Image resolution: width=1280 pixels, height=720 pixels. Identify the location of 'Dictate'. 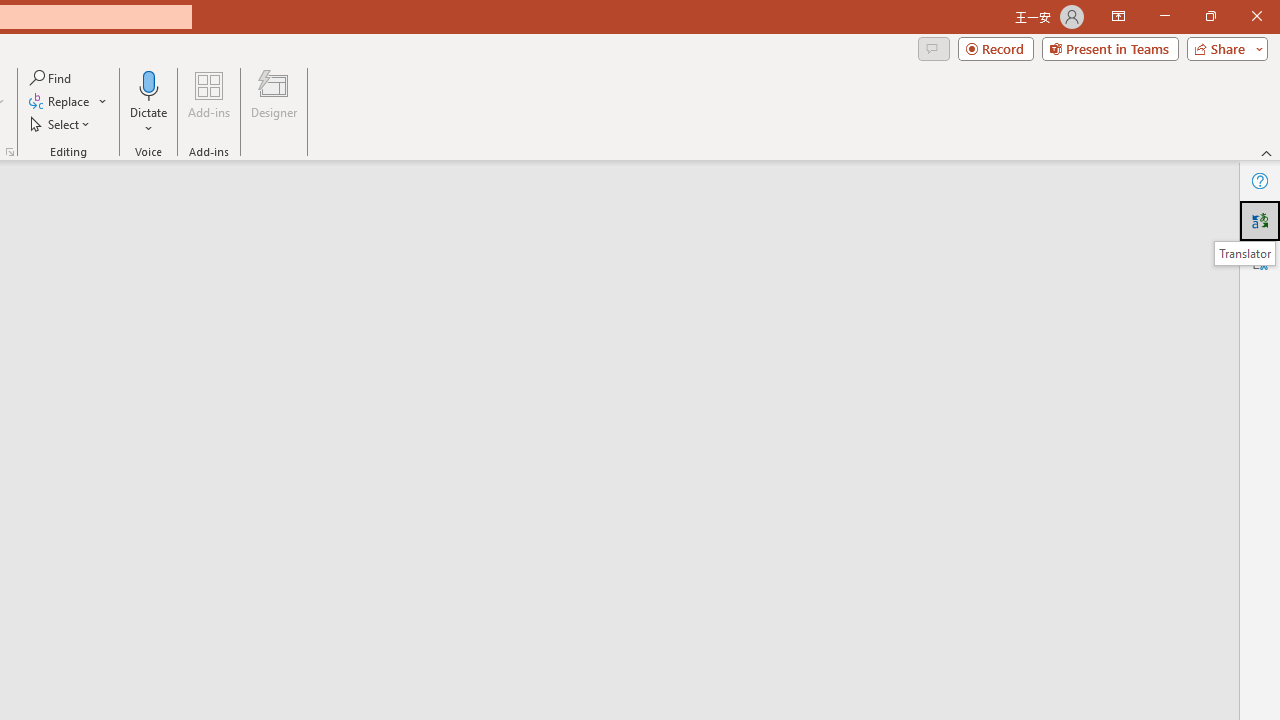
(148, 84).